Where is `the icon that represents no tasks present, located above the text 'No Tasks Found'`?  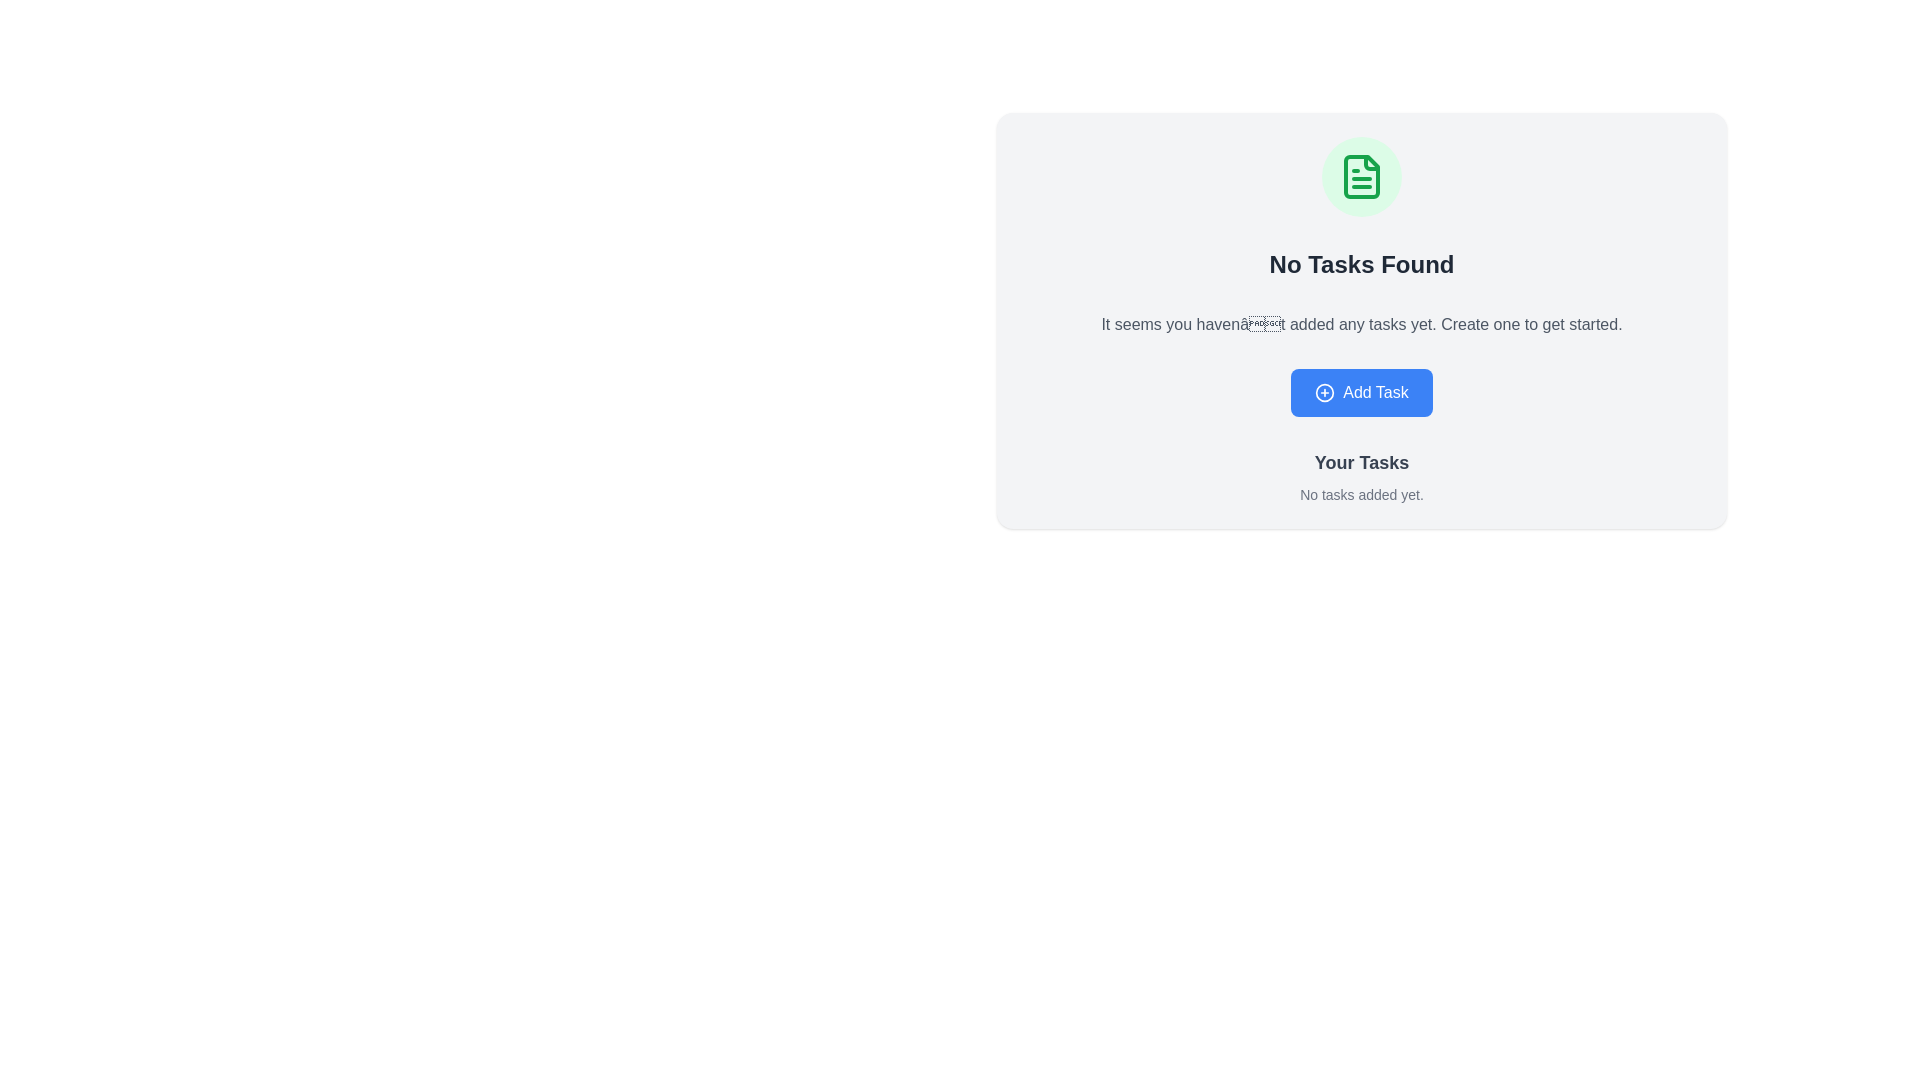
the icon that represents no tasks present, located above the text 'No Tasks Found' is located at coordinates (1361, 176).